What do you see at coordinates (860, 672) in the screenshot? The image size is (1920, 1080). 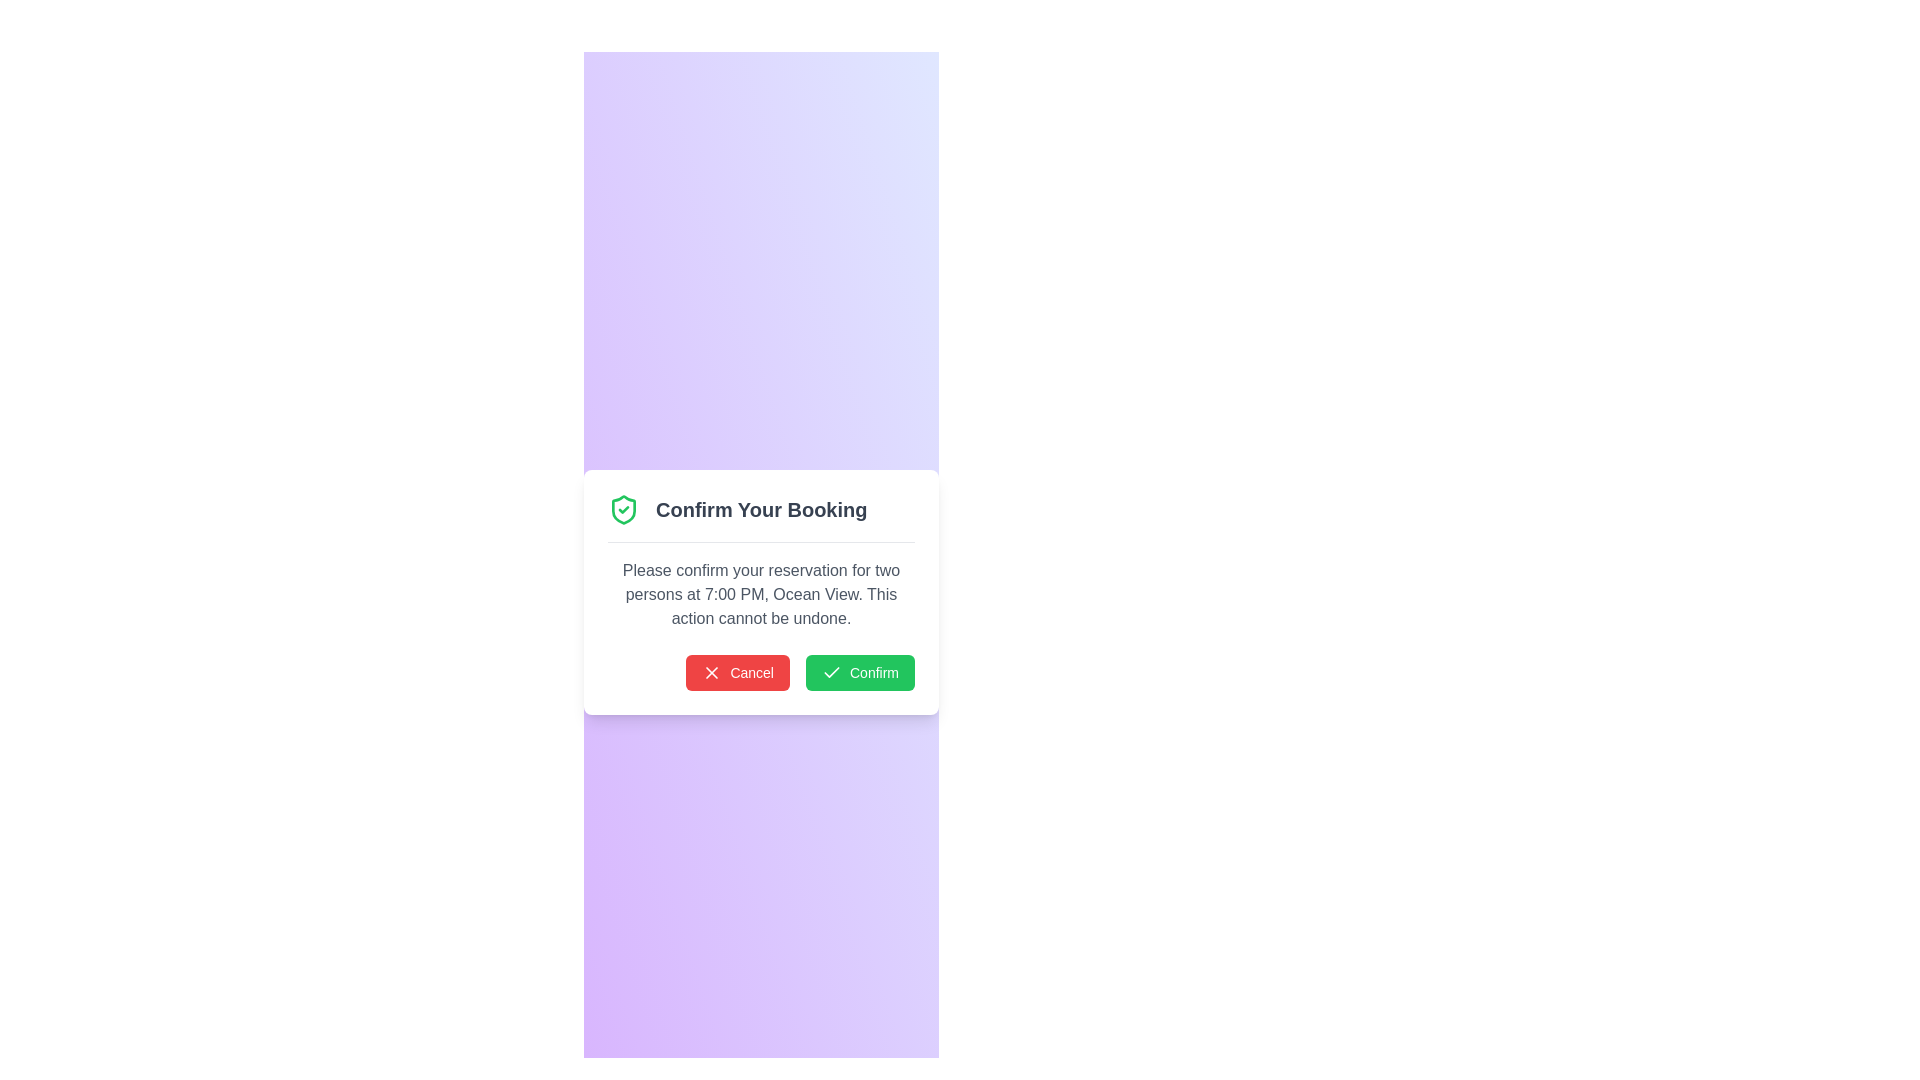 I see `the green rectangular 'Confirm' button with a checkmark icon to confirm the action` at bounding box center [860, 672].